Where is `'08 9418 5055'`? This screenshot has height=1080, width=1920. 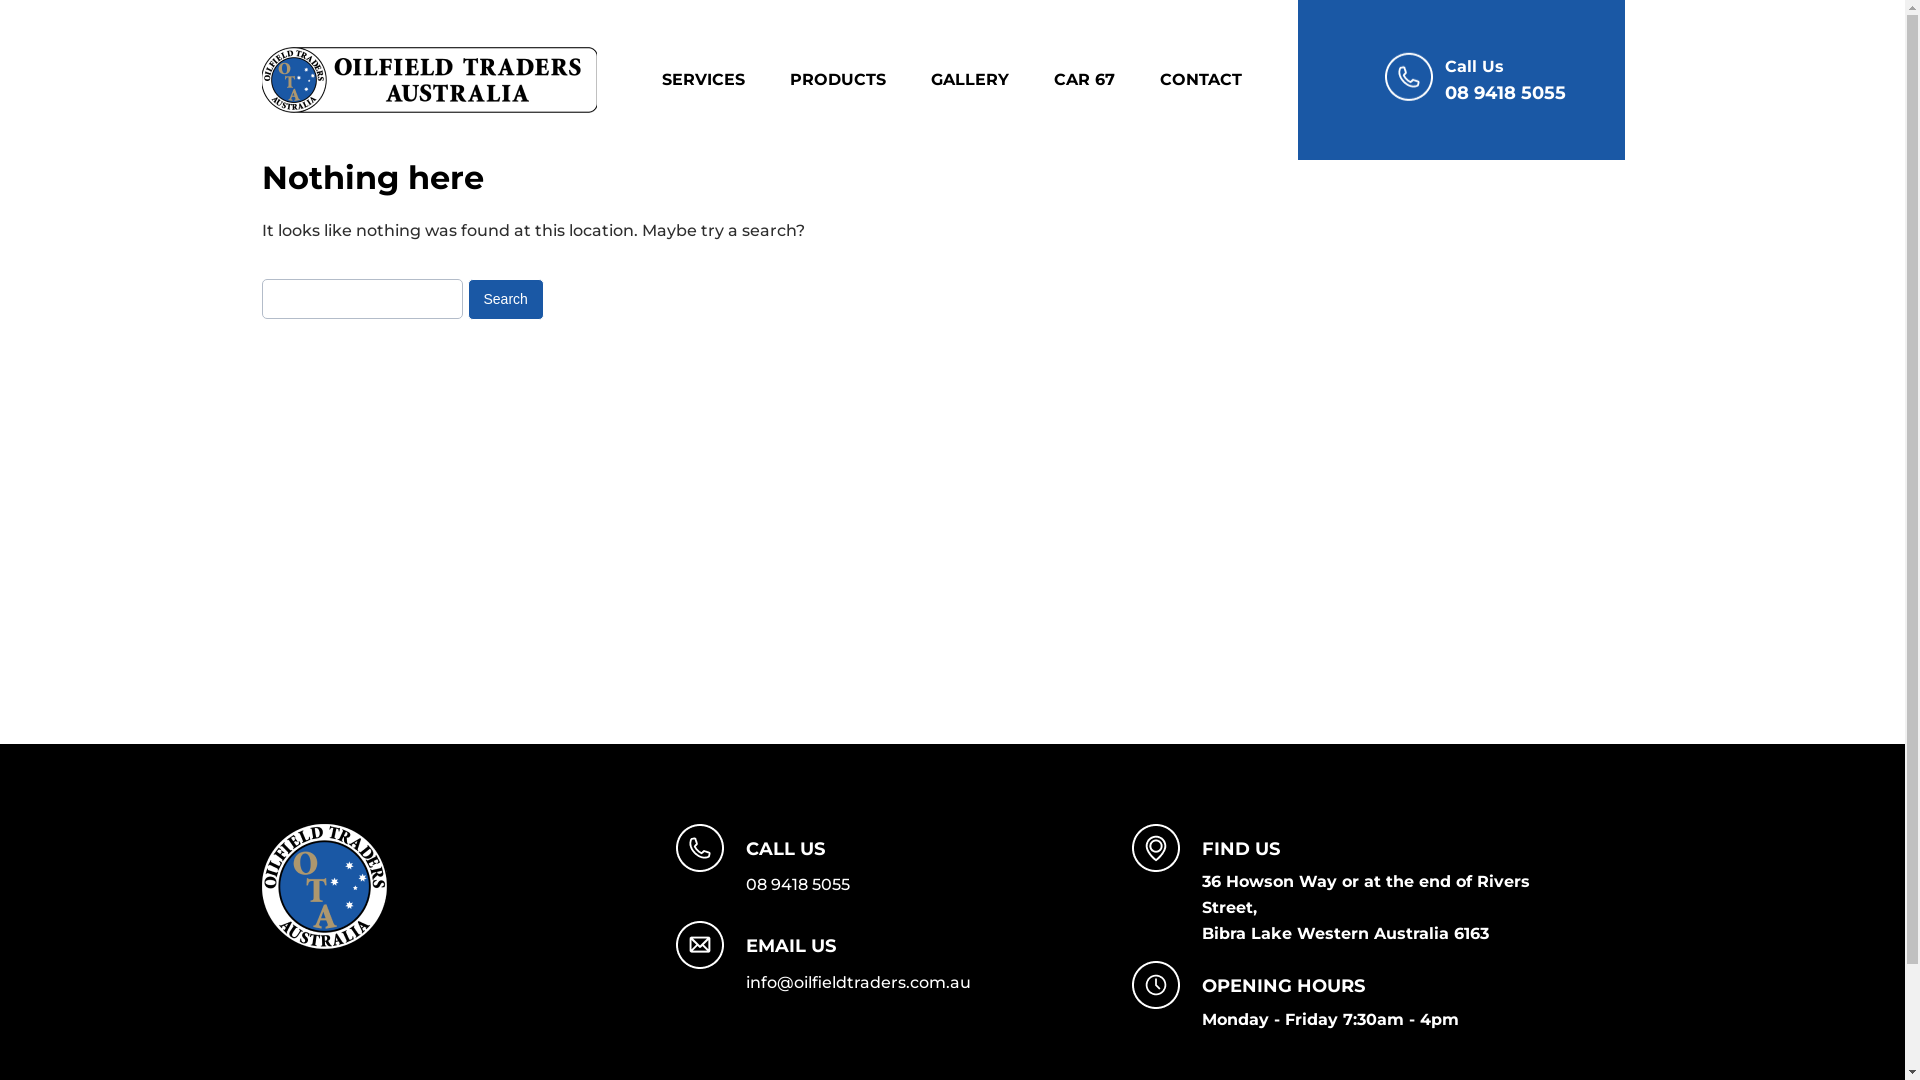 '08 9418 5055' is located at coordinates (1505, 92).